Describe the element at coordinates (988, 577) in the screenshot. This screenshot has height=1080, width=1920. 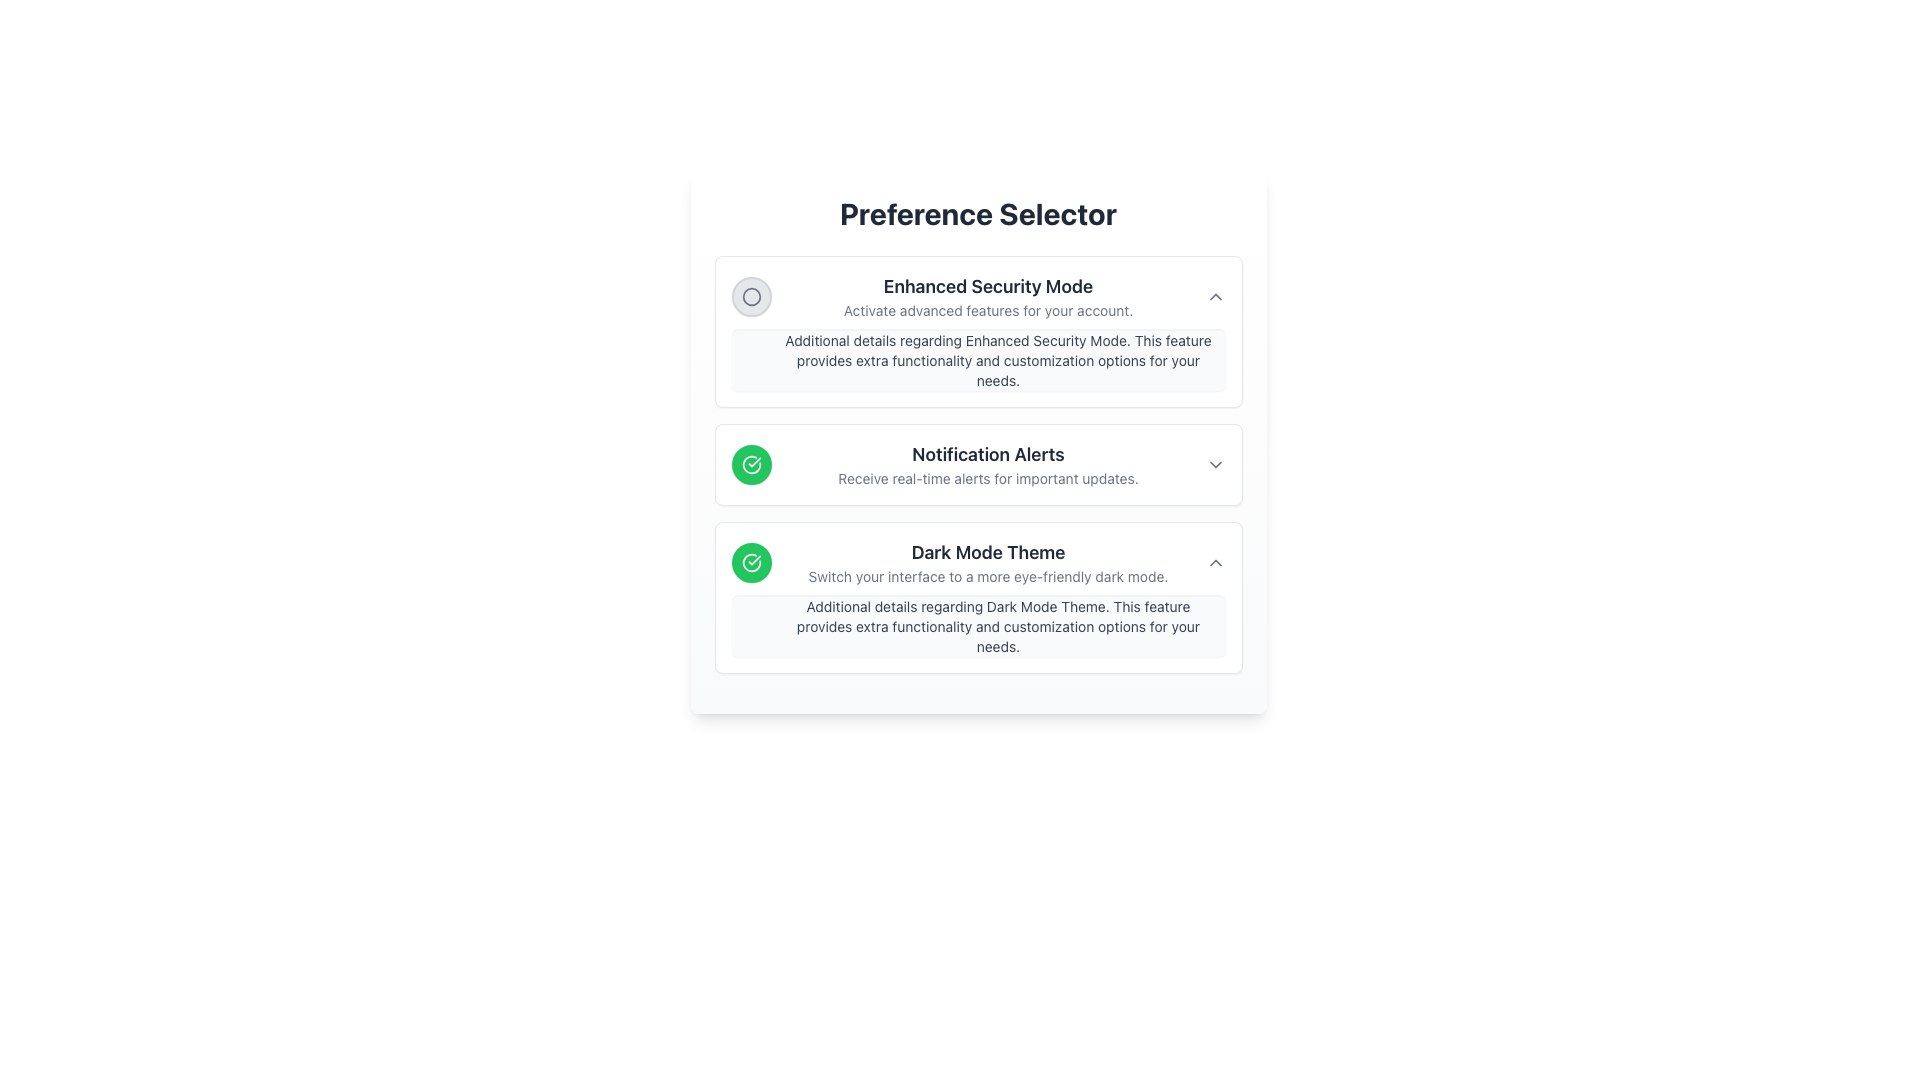
I see `the text label that says 'Switch your interface to a more eye-friendly dark mode.' located under the 'Dark Mode Theme' heading` at that location.